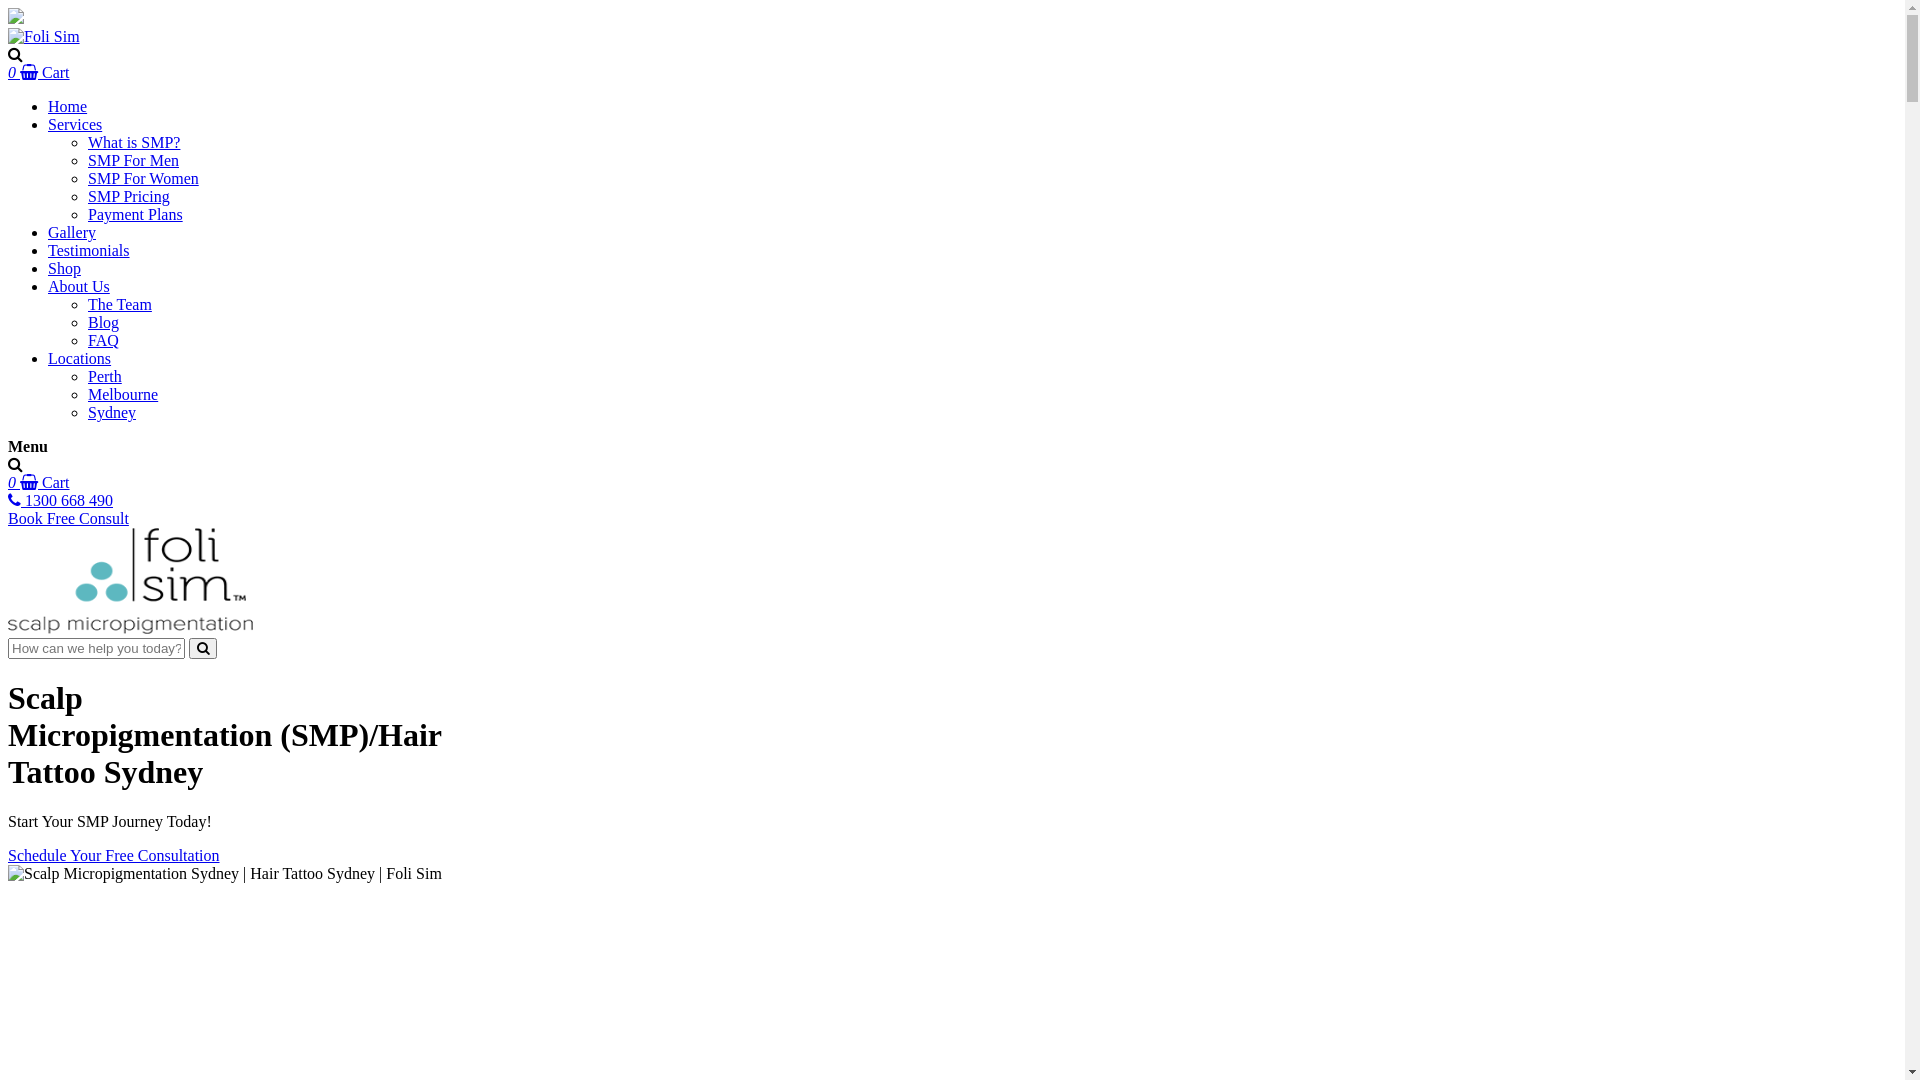  Describe the element at coordinates (86, 177) in the screenshot. I see `'SMP For Women'` at that location.